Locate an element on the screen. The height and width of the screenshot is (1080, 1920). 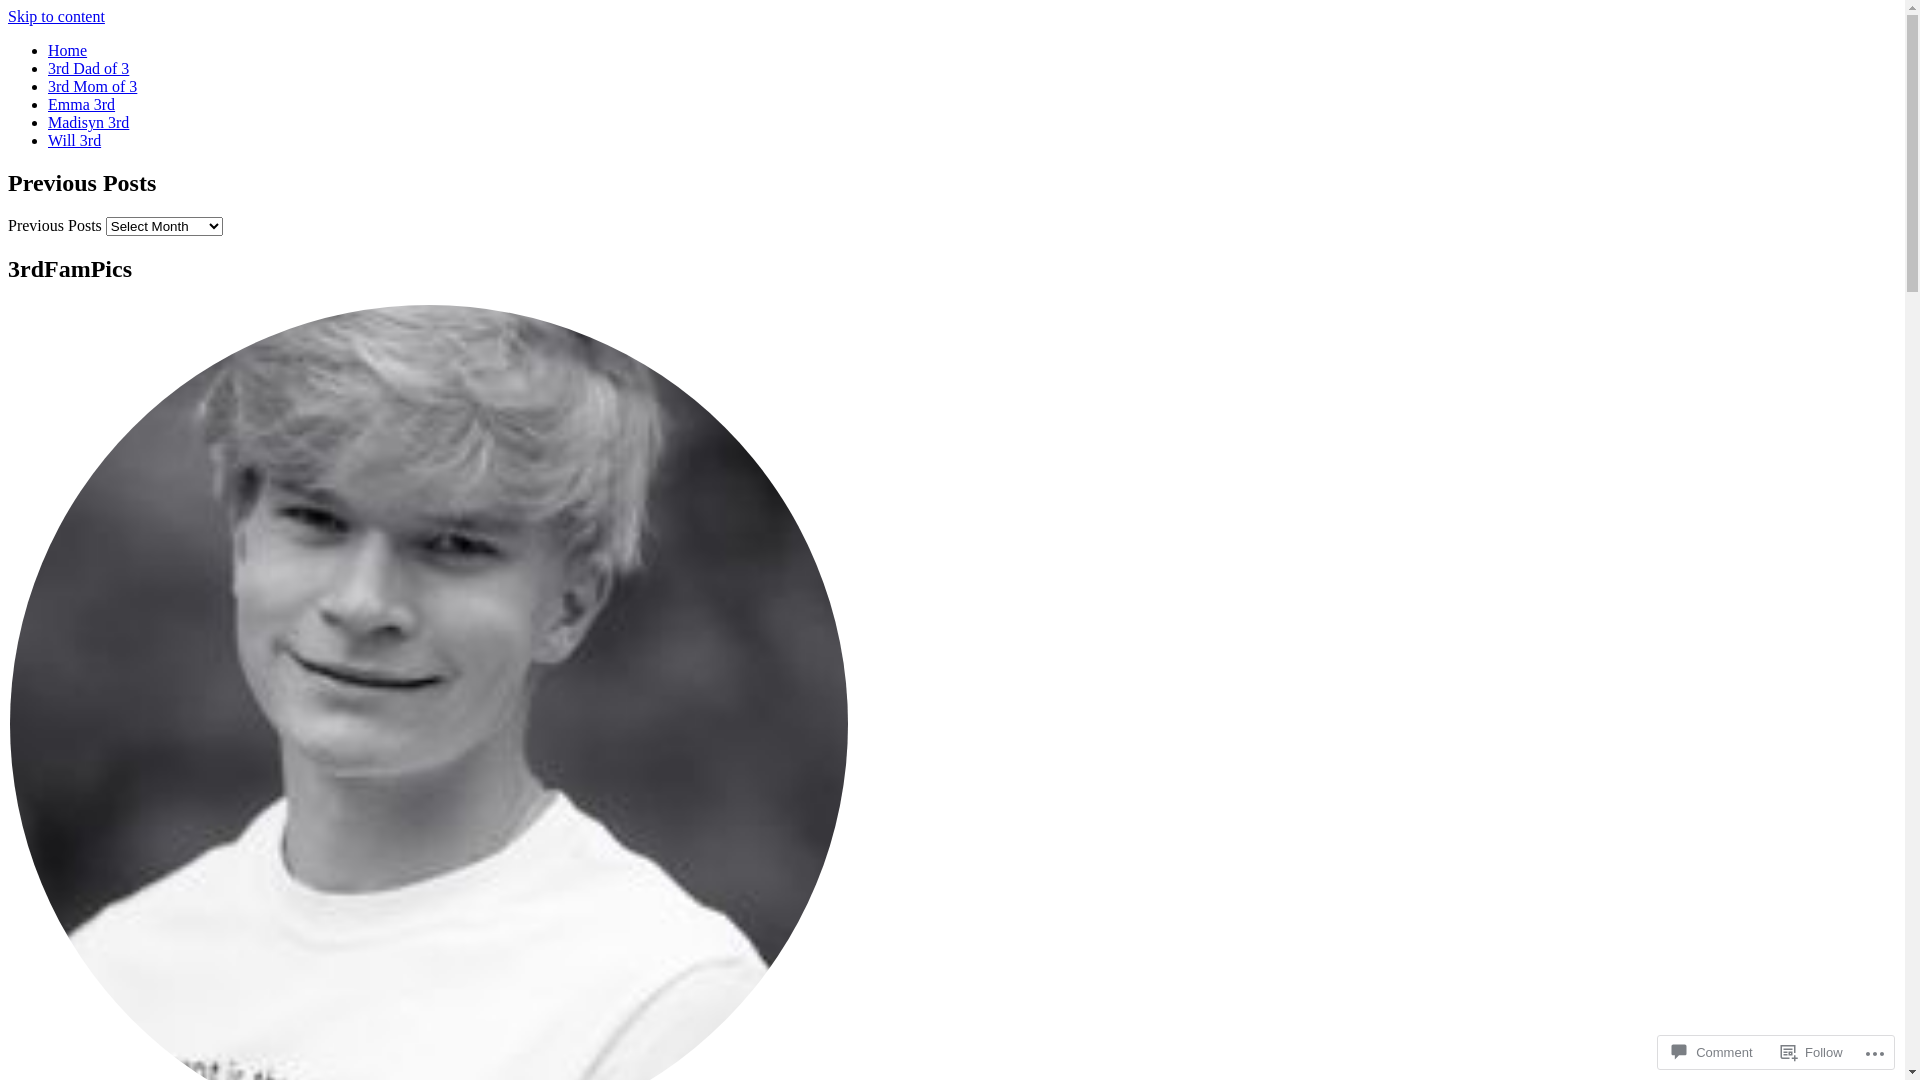
'Comment' is located at coordinates (1711, 1051).